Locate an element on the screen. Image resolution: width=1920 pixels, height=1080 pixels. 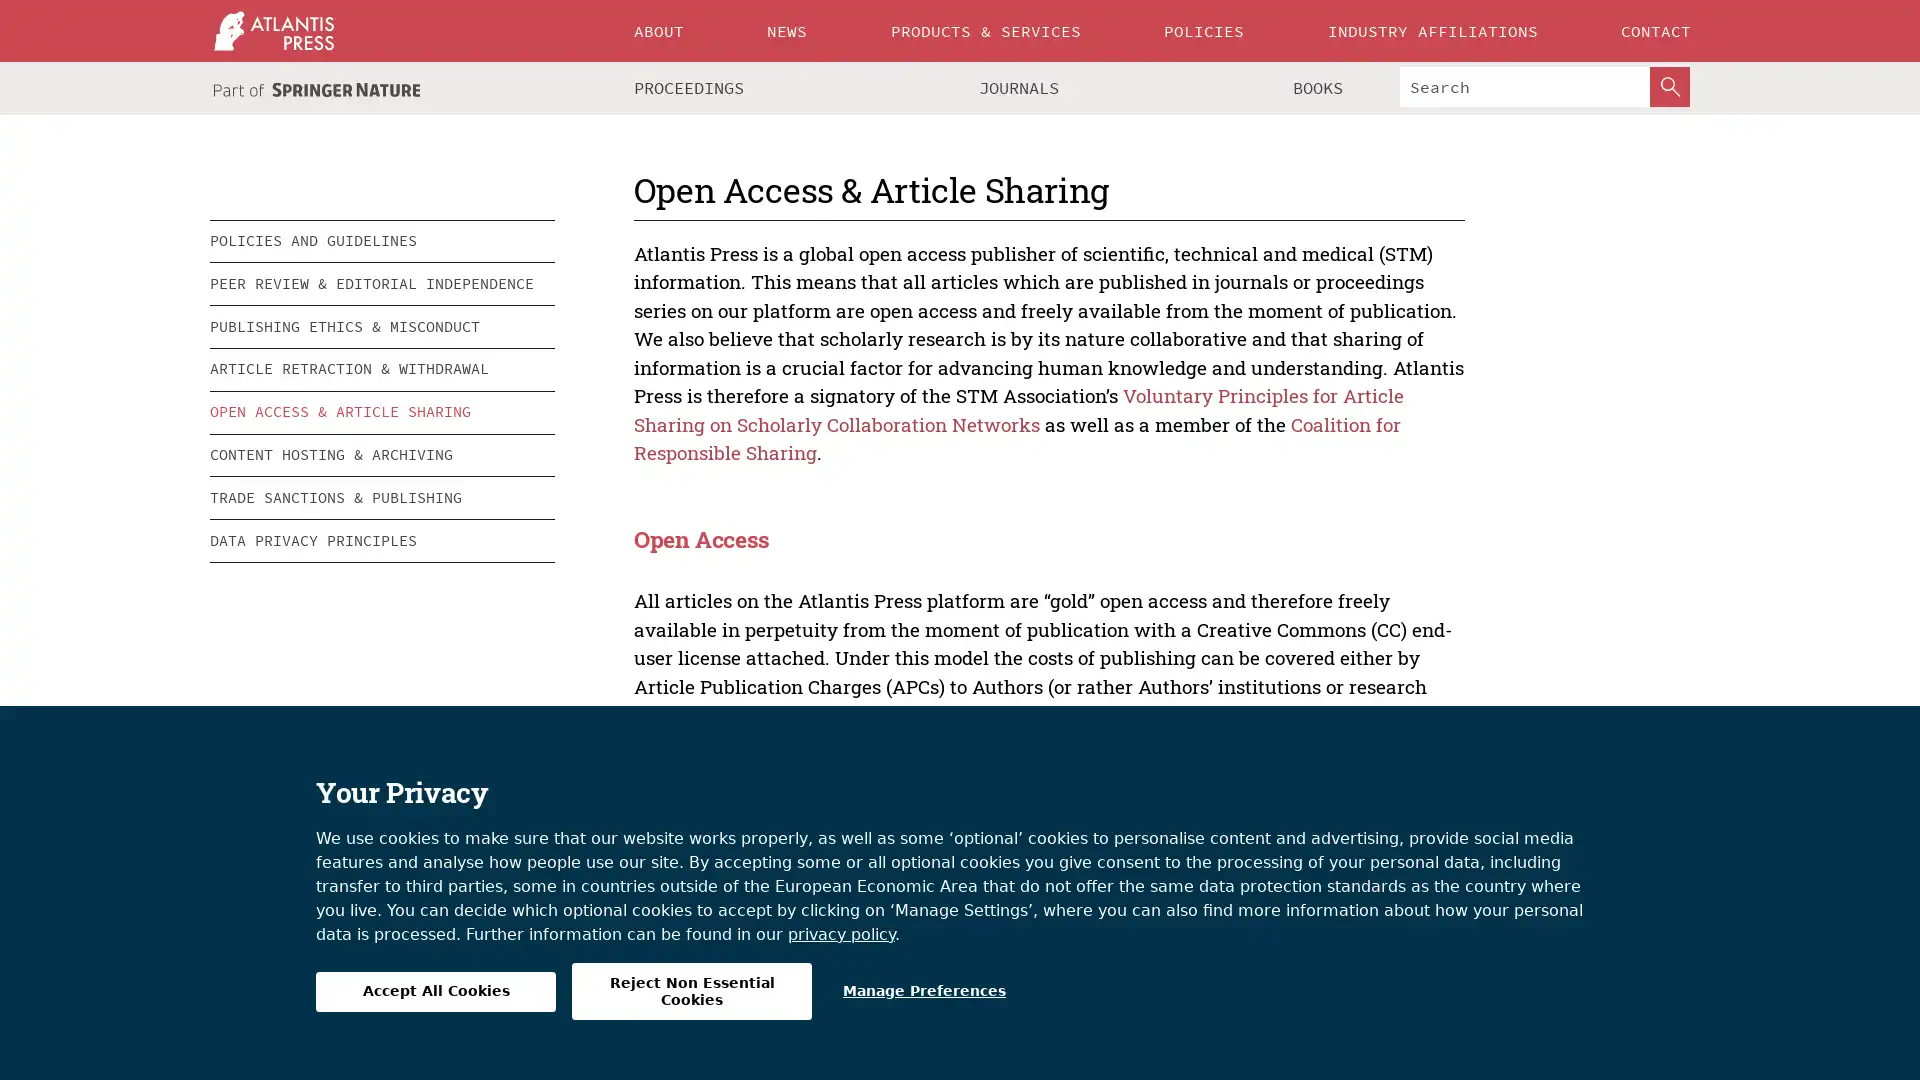
Accept All Cookies is located at coordinates (435, 991).